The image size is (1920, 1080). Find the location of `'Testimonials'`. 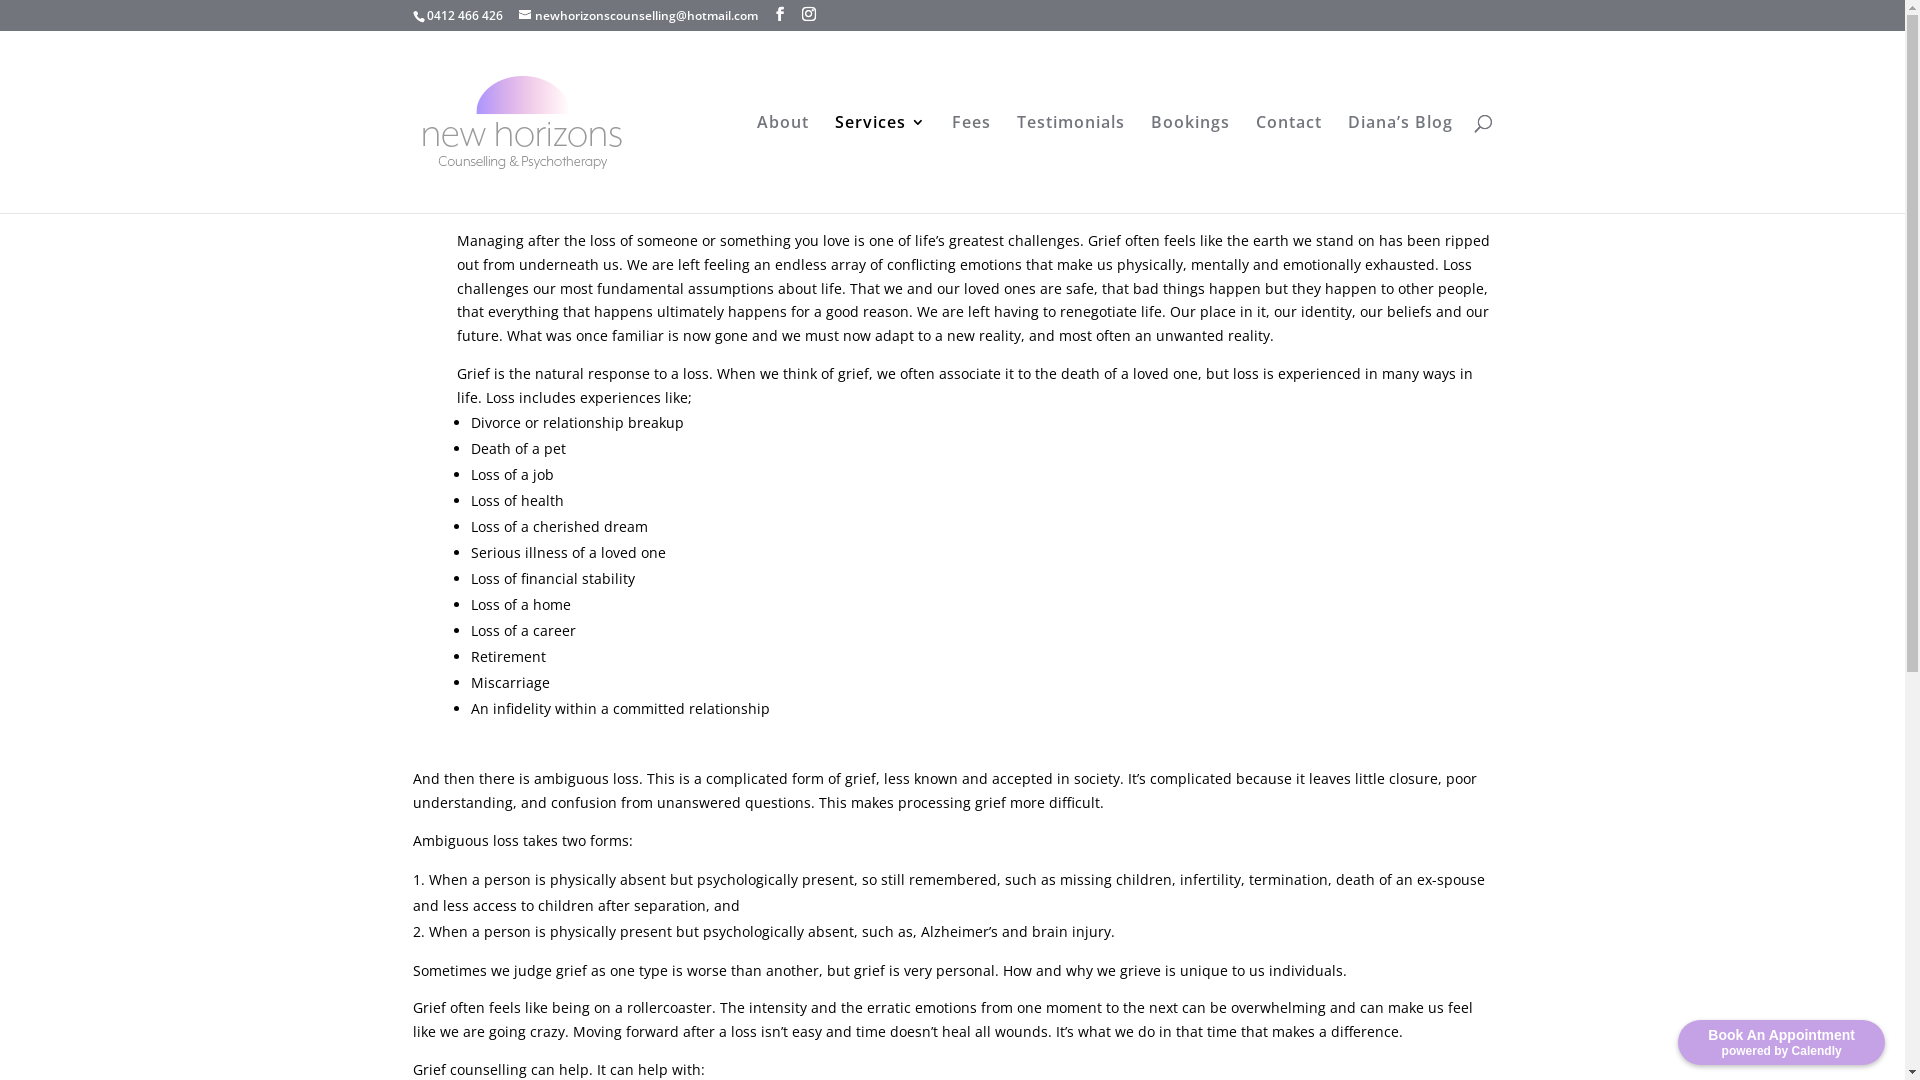

'Testimonials' is located at coordinates (1069, 163).